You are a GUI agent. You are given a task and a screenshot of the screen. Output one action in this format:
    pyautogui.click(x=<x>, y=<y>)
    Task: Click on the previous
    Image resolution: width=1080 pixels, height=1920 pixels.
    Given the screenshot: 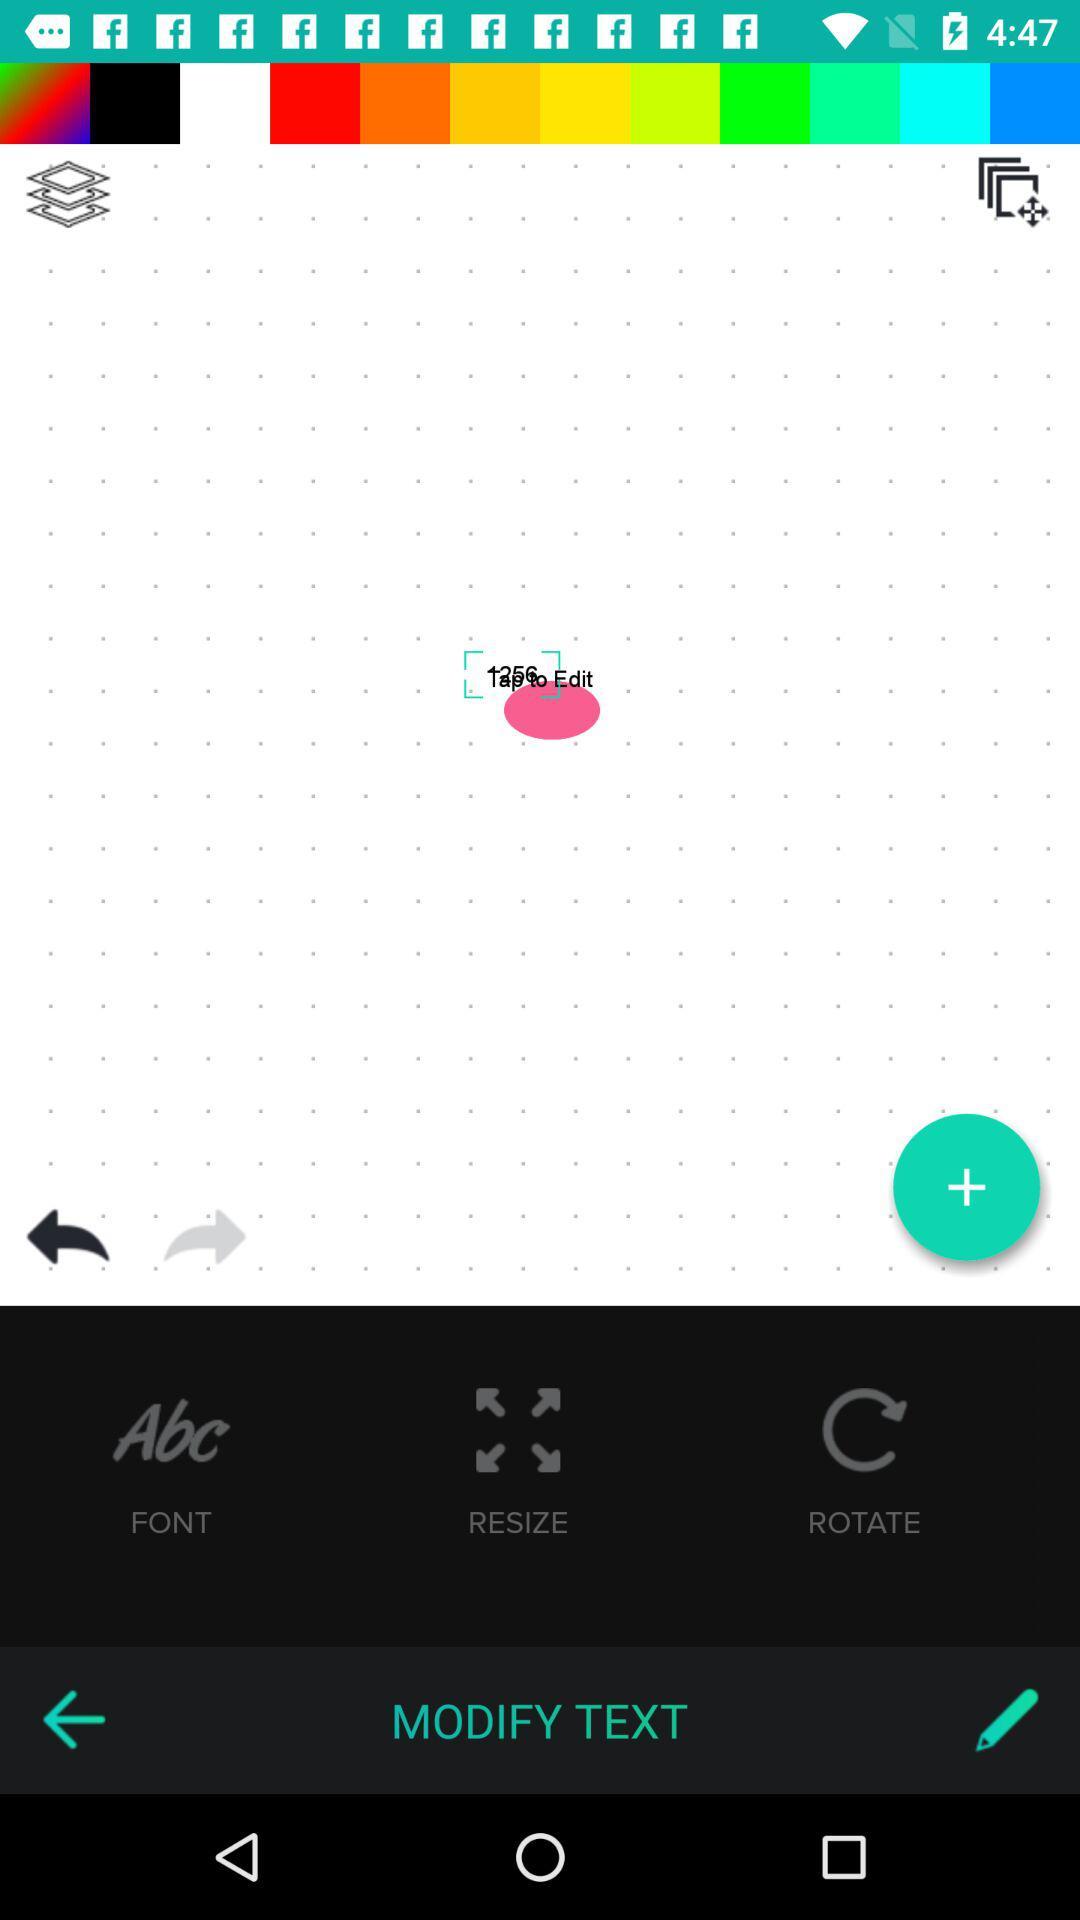 What is the action you would take?
    pyautogui.click(x=67, y=1236)
    